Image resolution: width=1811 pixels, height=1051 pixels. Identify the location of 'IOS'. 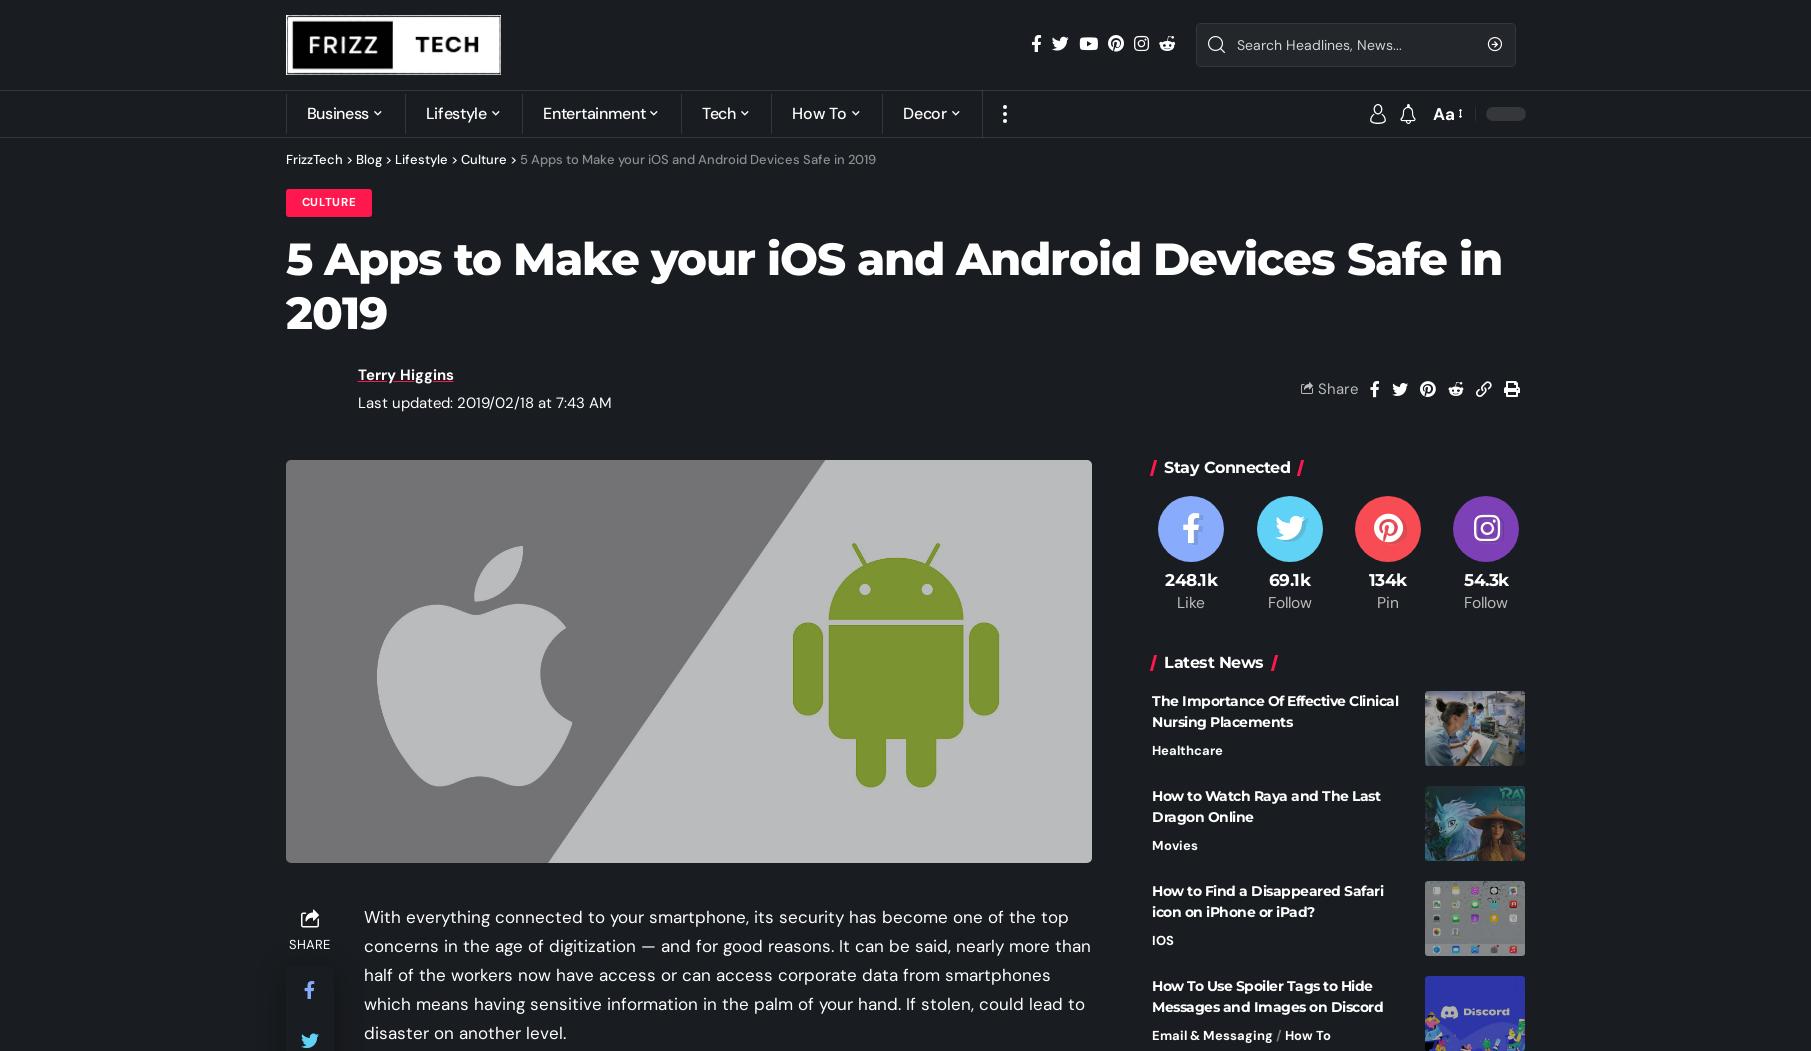
(1162, 938).